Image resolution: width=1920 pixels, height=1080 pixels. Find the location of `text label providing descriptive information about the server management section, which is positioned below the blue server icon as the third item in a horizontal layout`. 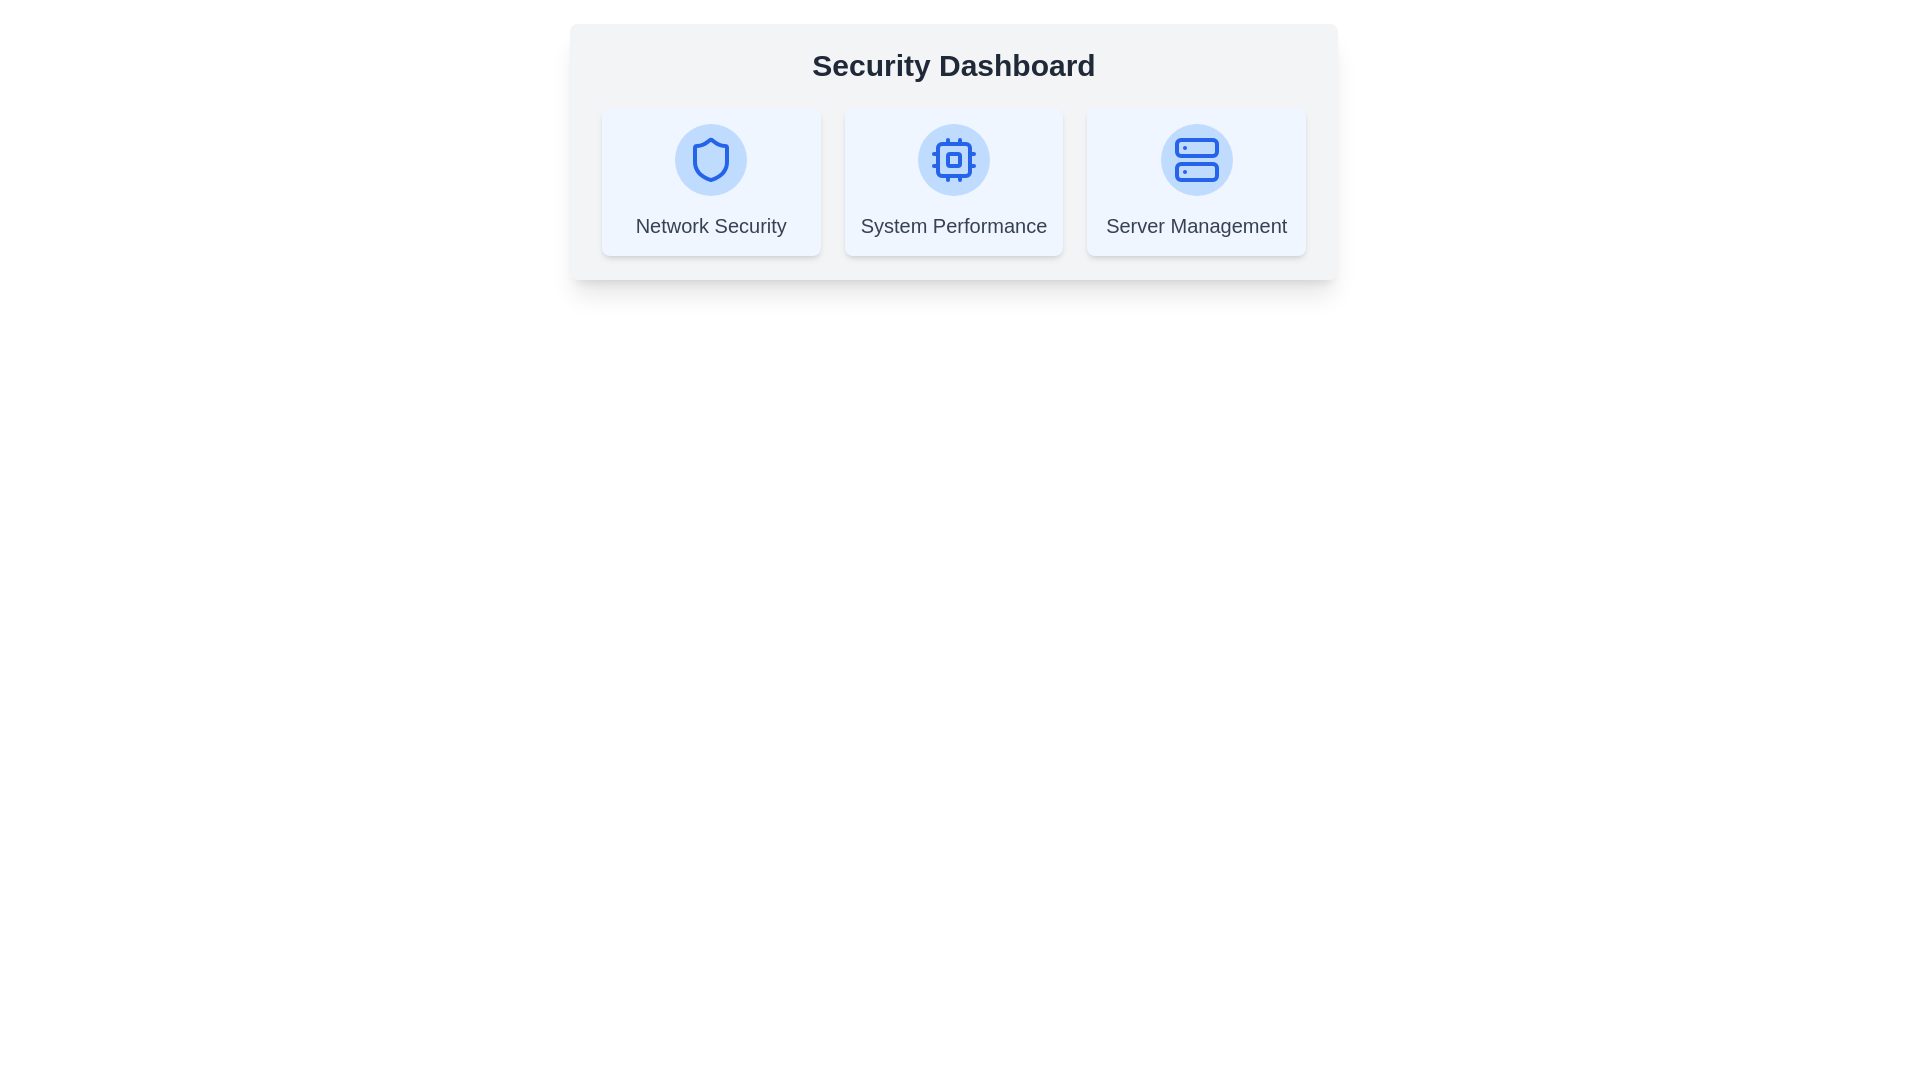

text label providing descriptive information about the server management section, which is positioned below the blue server icon as the third item in a horizontal layout is located at coordinates (1196, 225).